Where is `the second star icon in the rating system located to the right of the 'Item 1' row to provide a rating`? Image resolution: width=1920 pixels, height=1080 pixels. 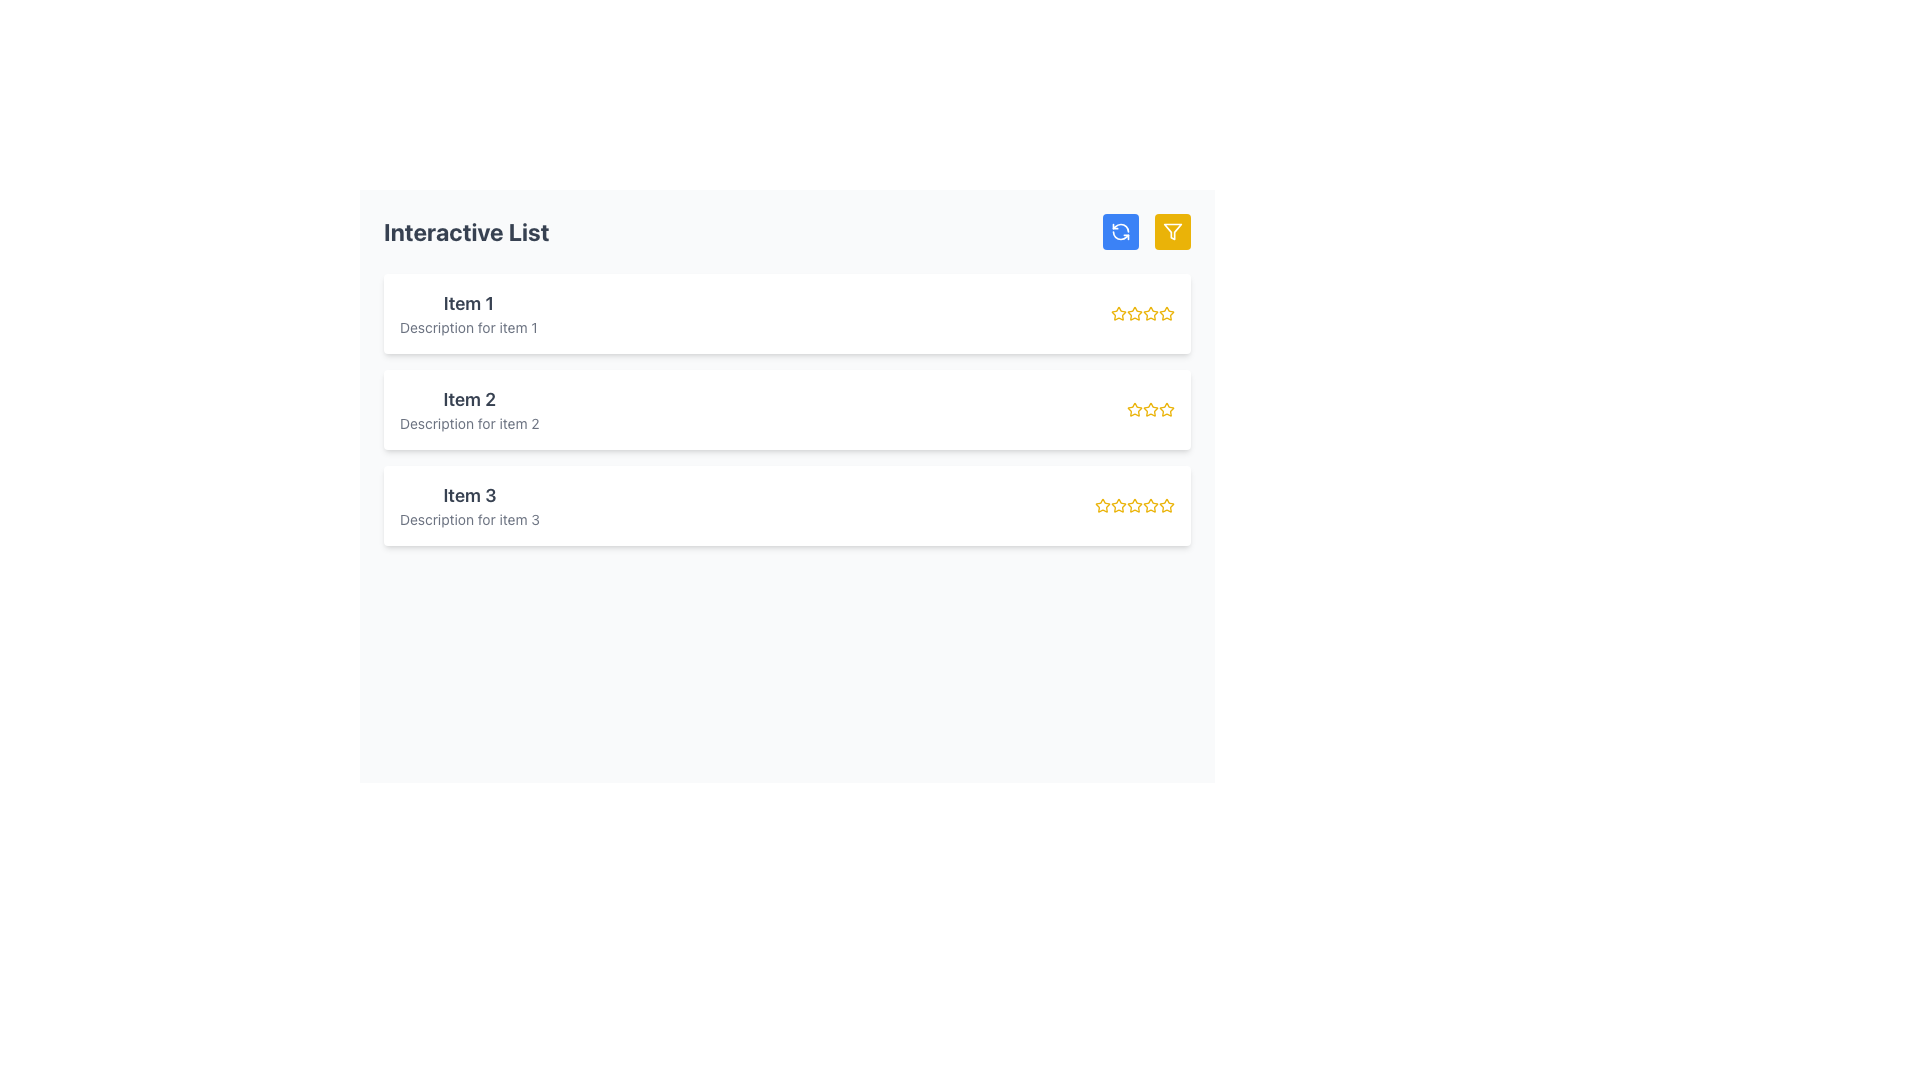
the second star icon in the rating system located to the right of the 'Item 1' row to provide a rating is located at coordinates (1134, 313).